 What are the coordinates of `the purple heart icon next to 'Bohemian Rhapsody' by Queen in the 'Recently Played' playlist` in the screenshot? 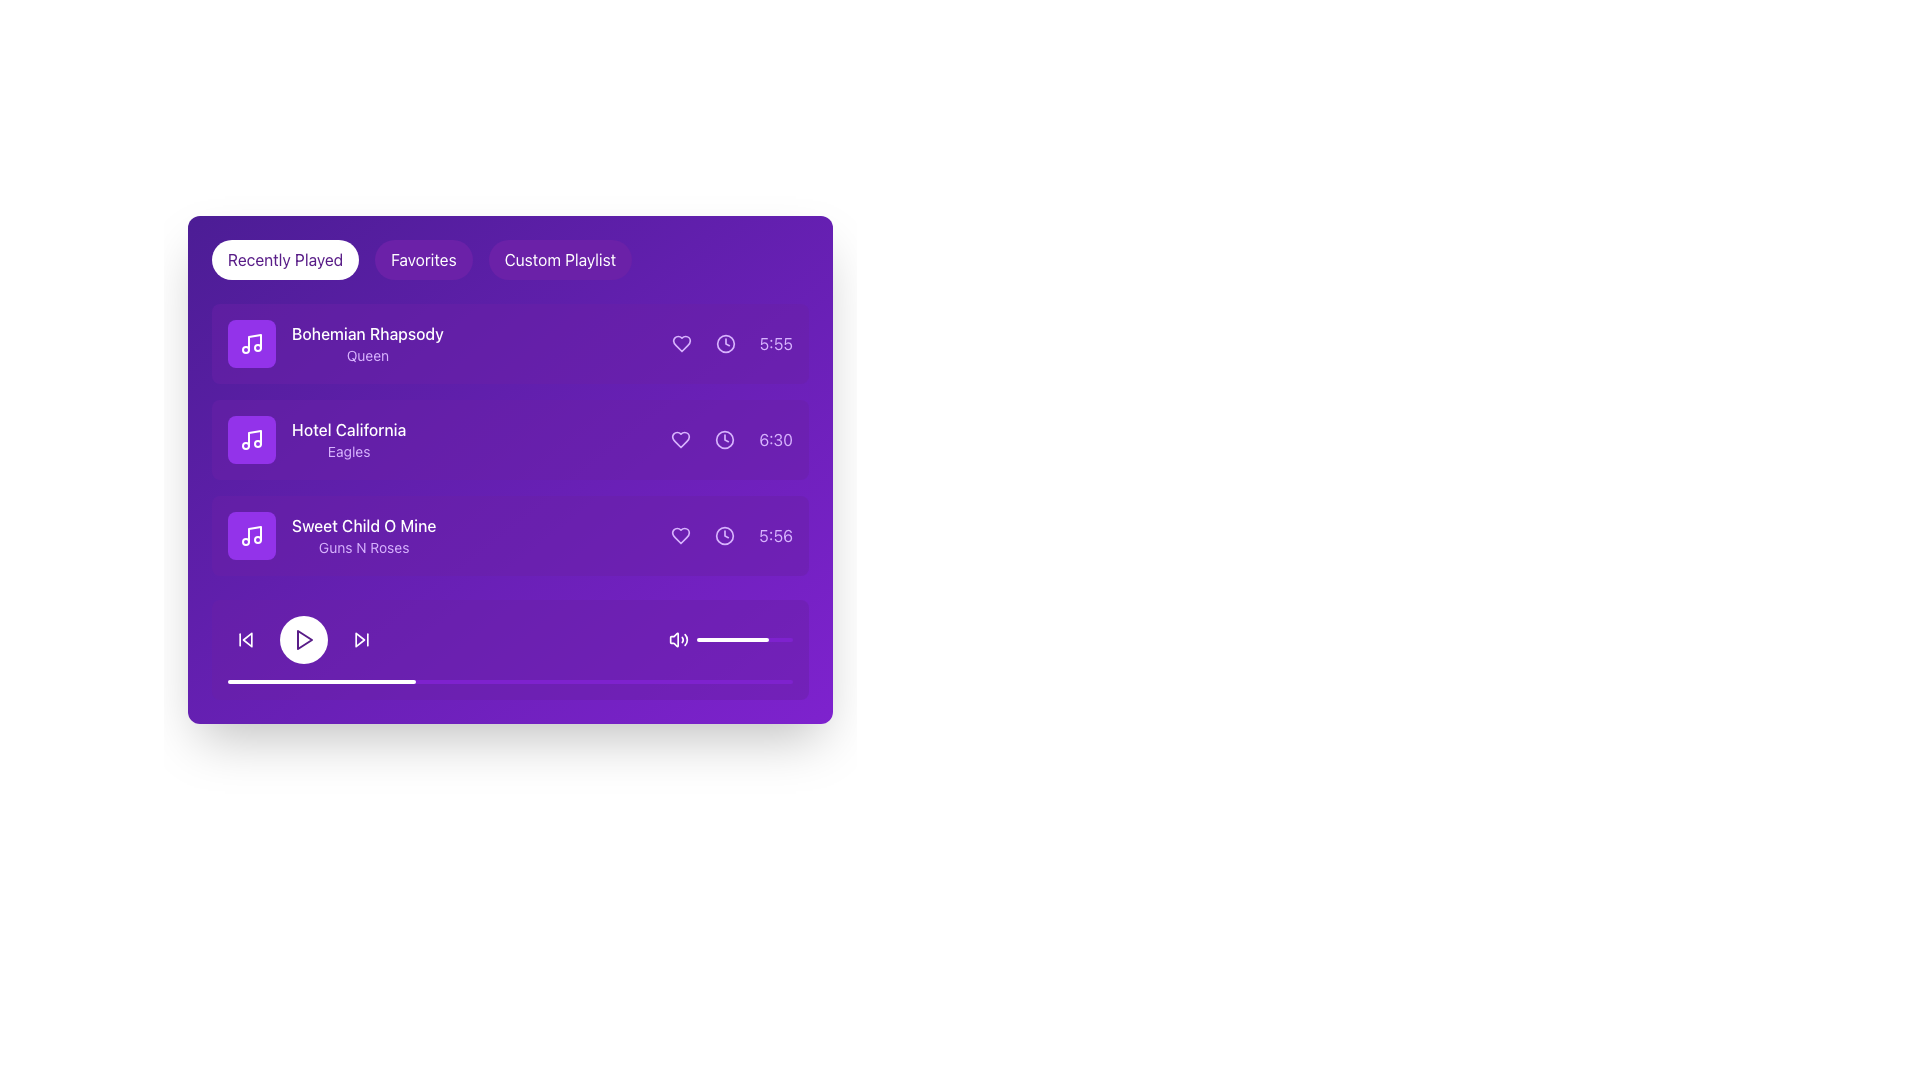 It's located at (681, 342).